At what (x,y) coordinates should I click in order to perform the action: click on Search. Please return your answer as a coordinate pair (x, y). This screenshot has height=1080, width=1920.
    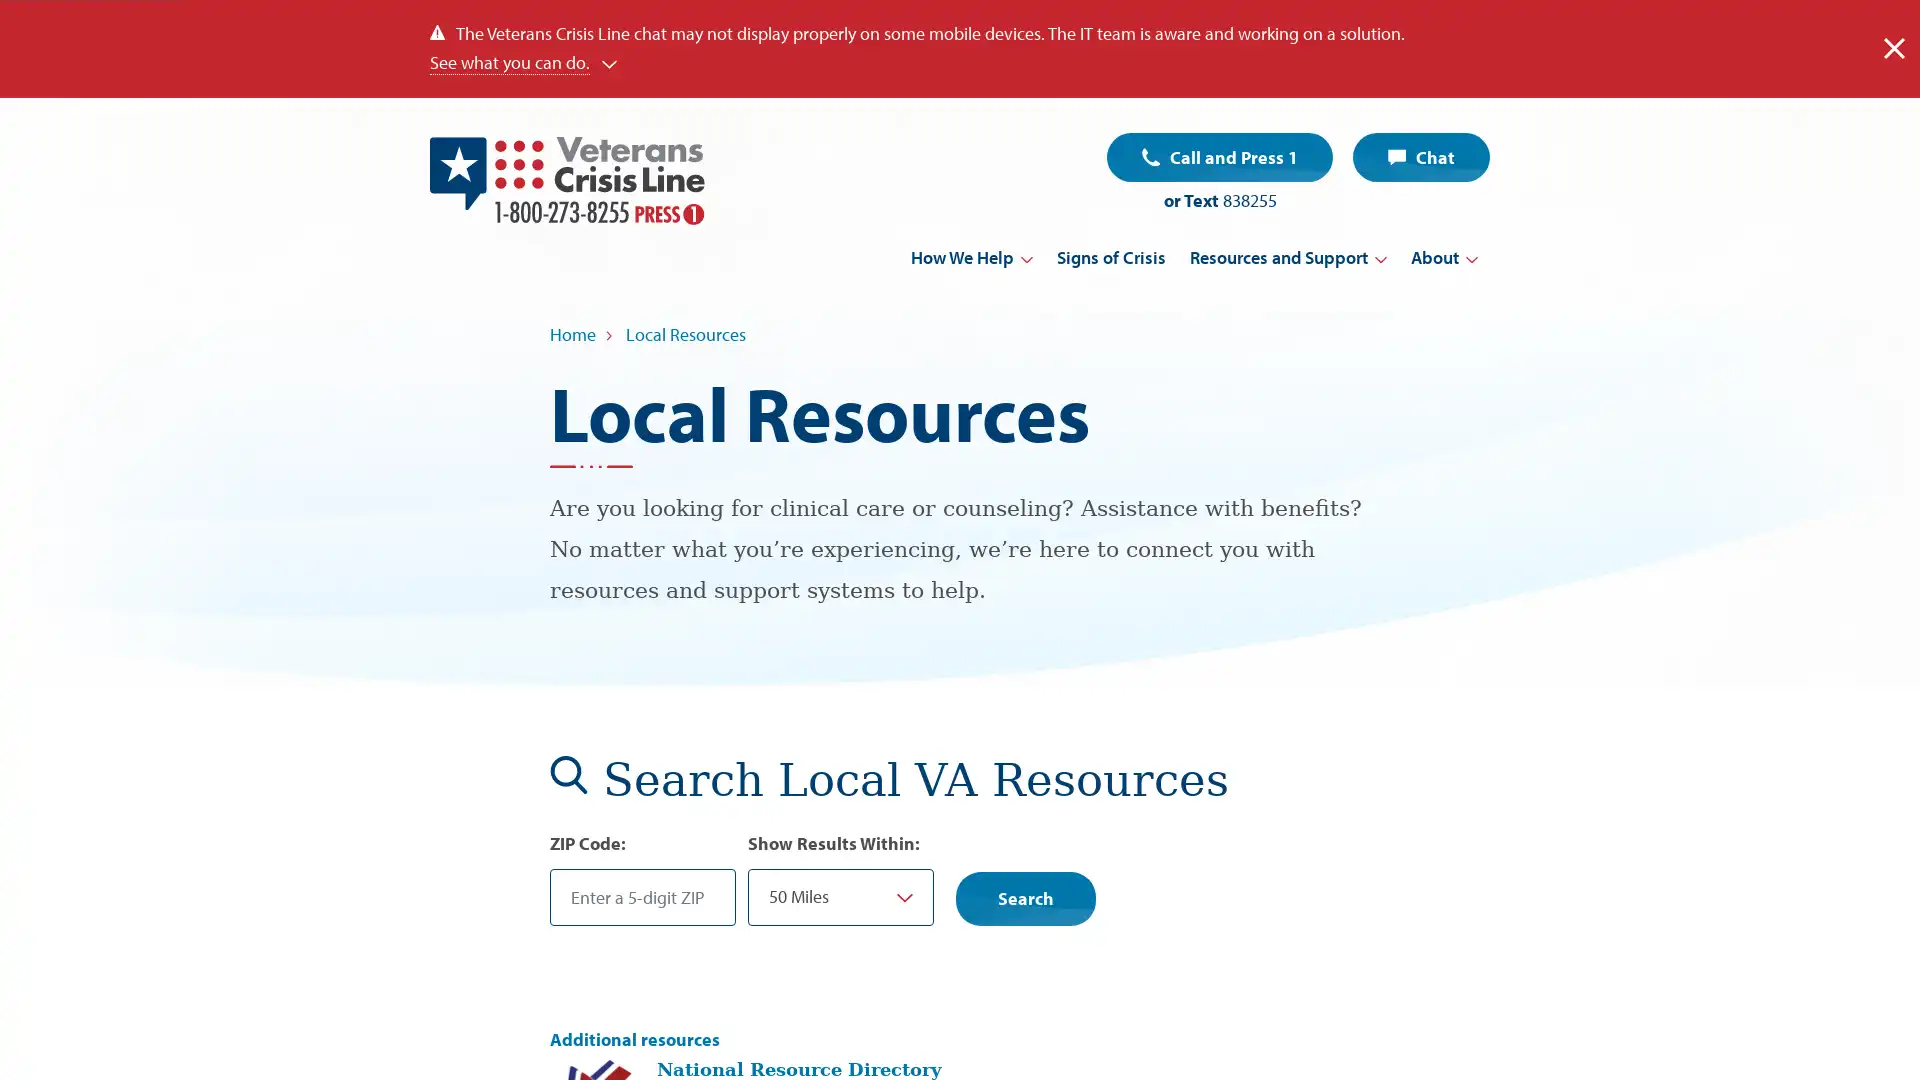
    Looking at the image, I should click on (1026, 897).